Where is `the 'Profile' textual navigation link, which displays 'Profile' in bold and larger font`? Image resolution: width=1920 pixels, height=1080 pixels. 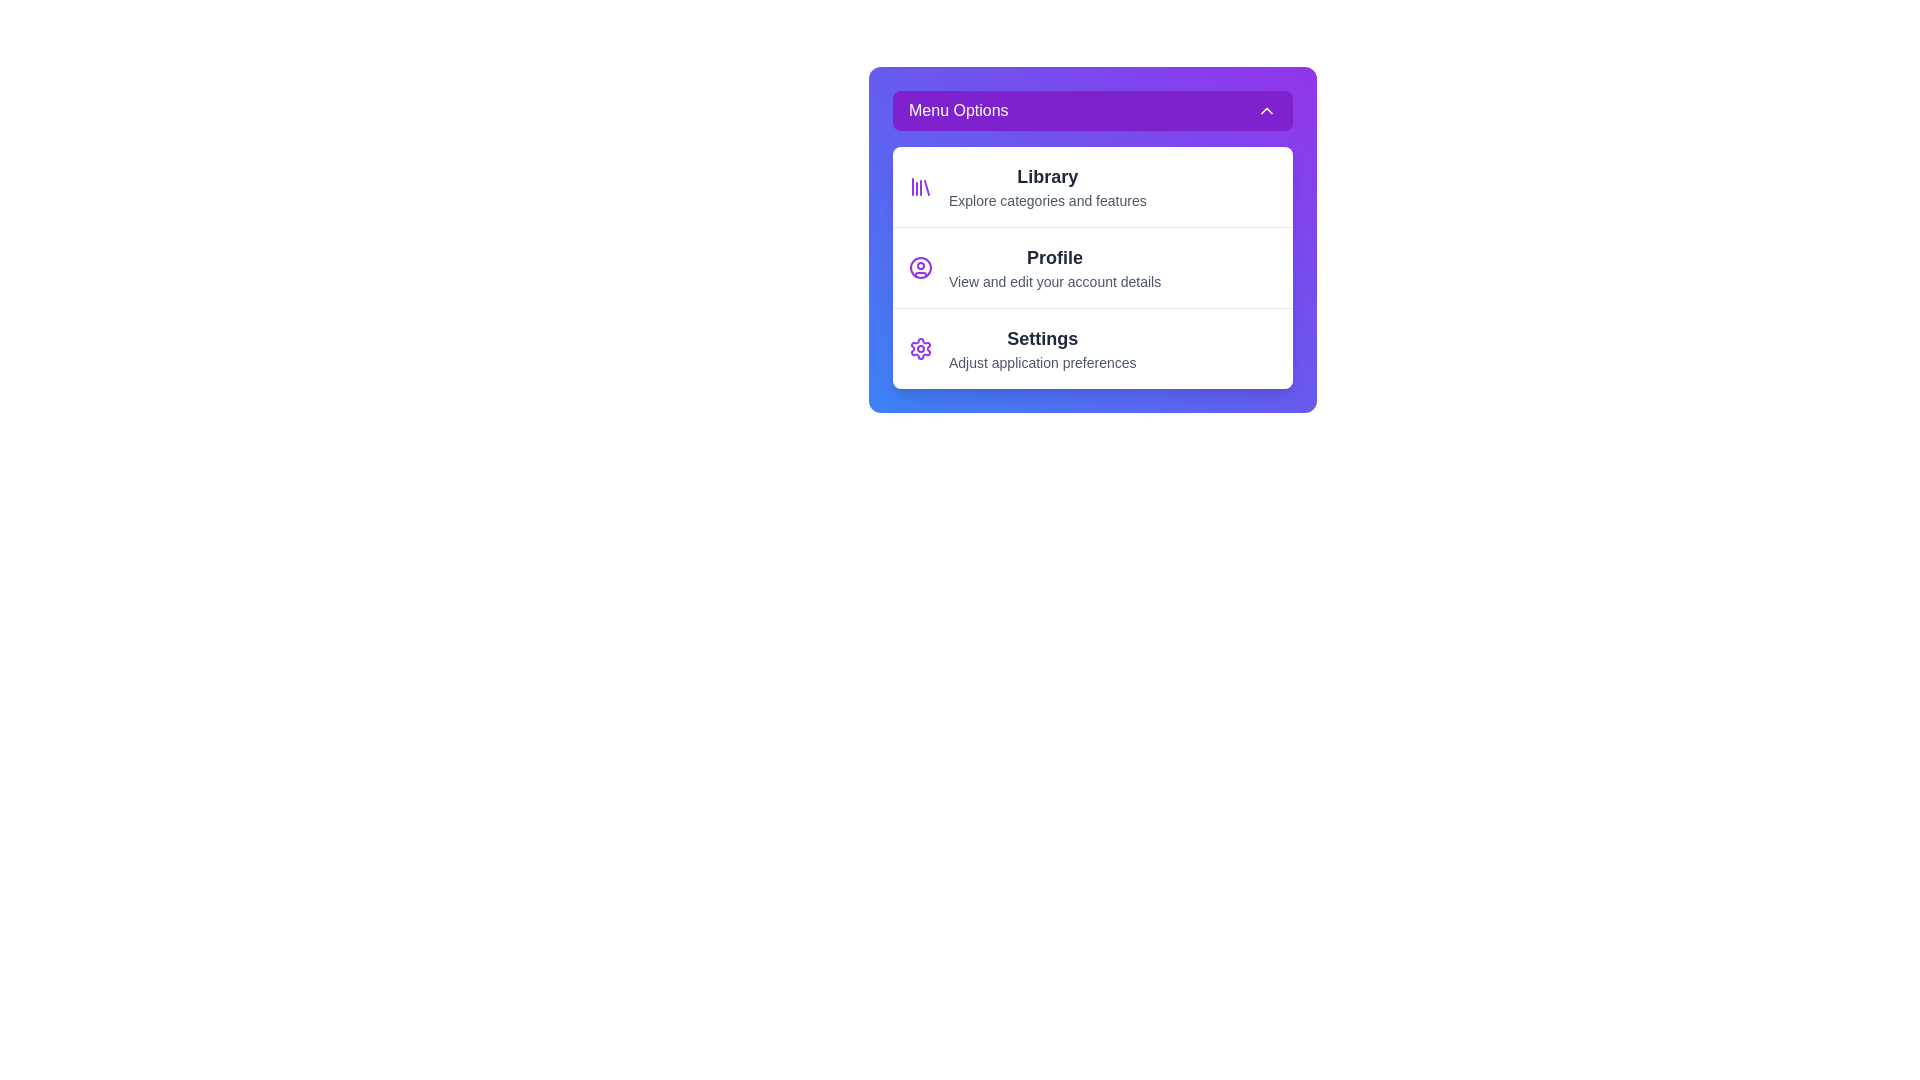 the 'Profile' textual navigation link, which displays 'Profile' in bold and larger font is located at coordinates (1054, 266).